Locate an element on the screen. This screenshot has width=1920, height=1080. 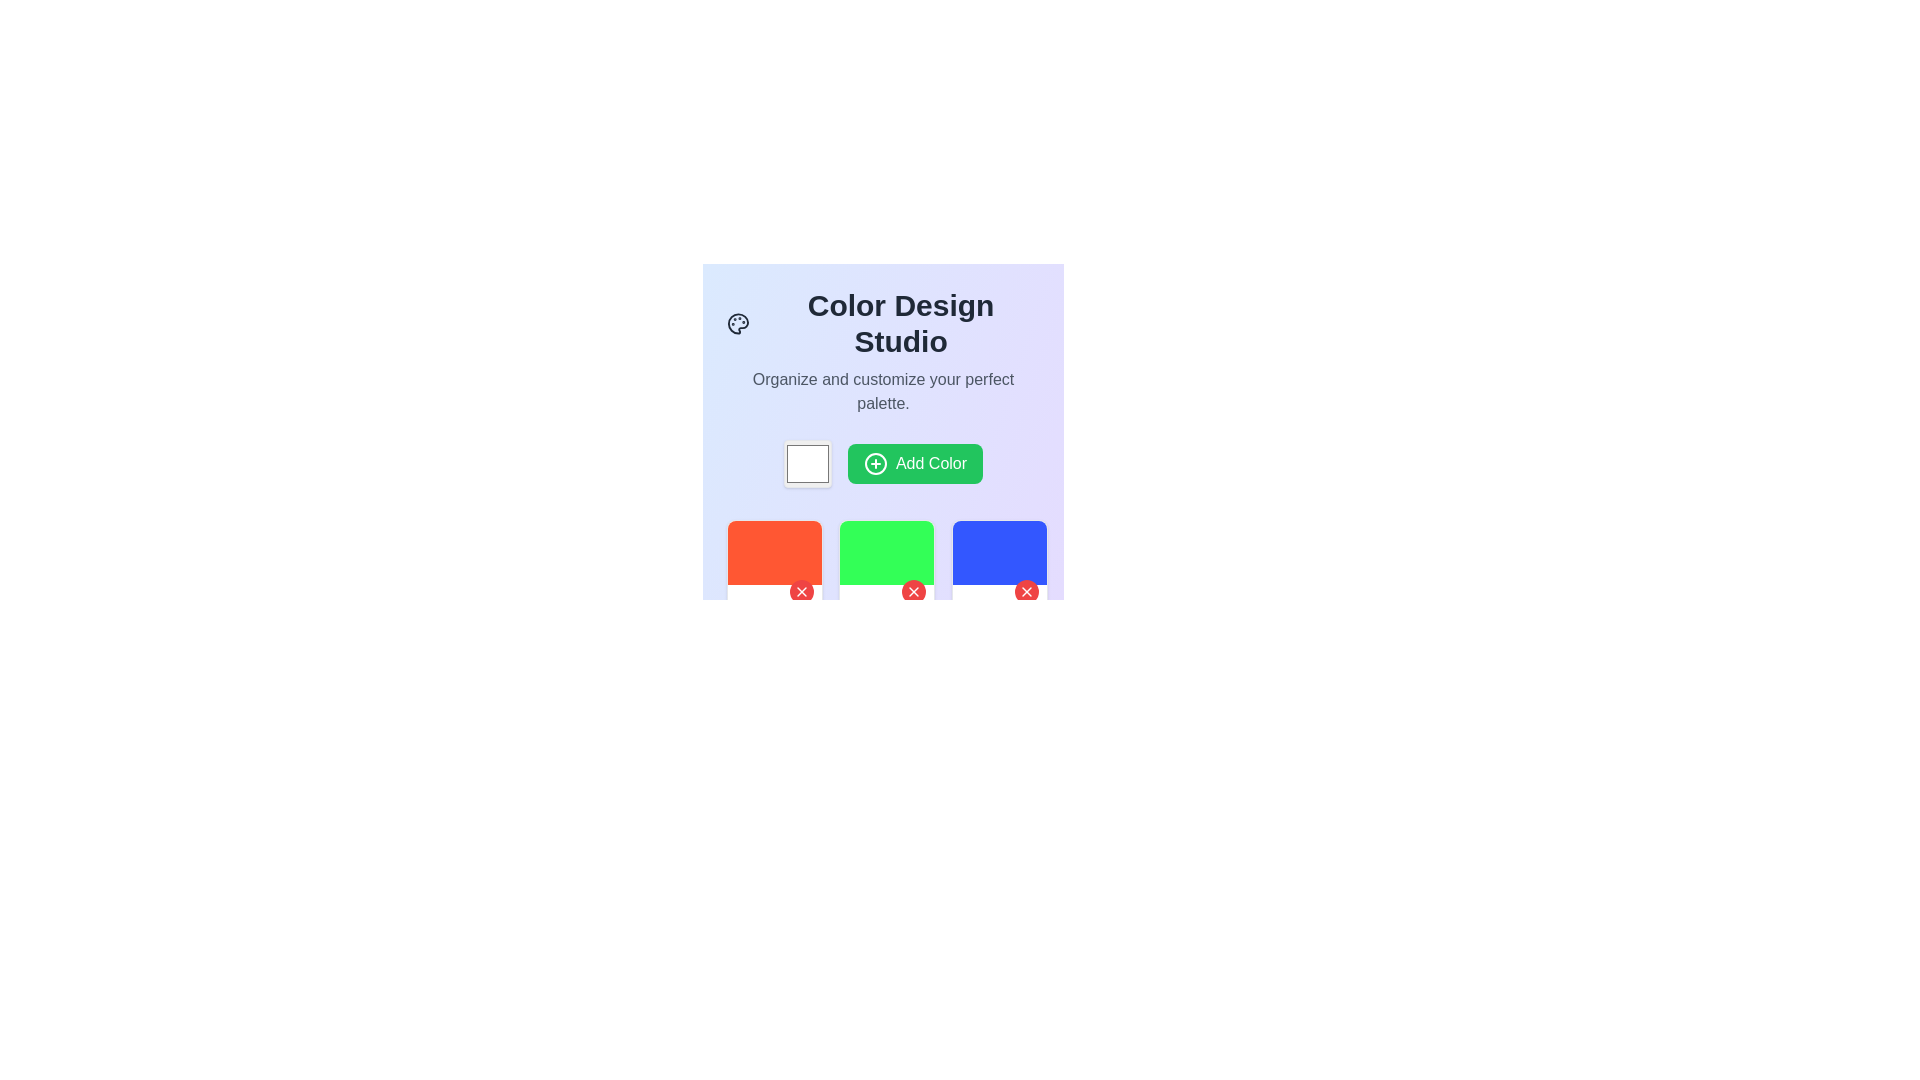
the vibrant green button labeled 'Add Color' to observe the hover effect is located at coordinates (914, 463).